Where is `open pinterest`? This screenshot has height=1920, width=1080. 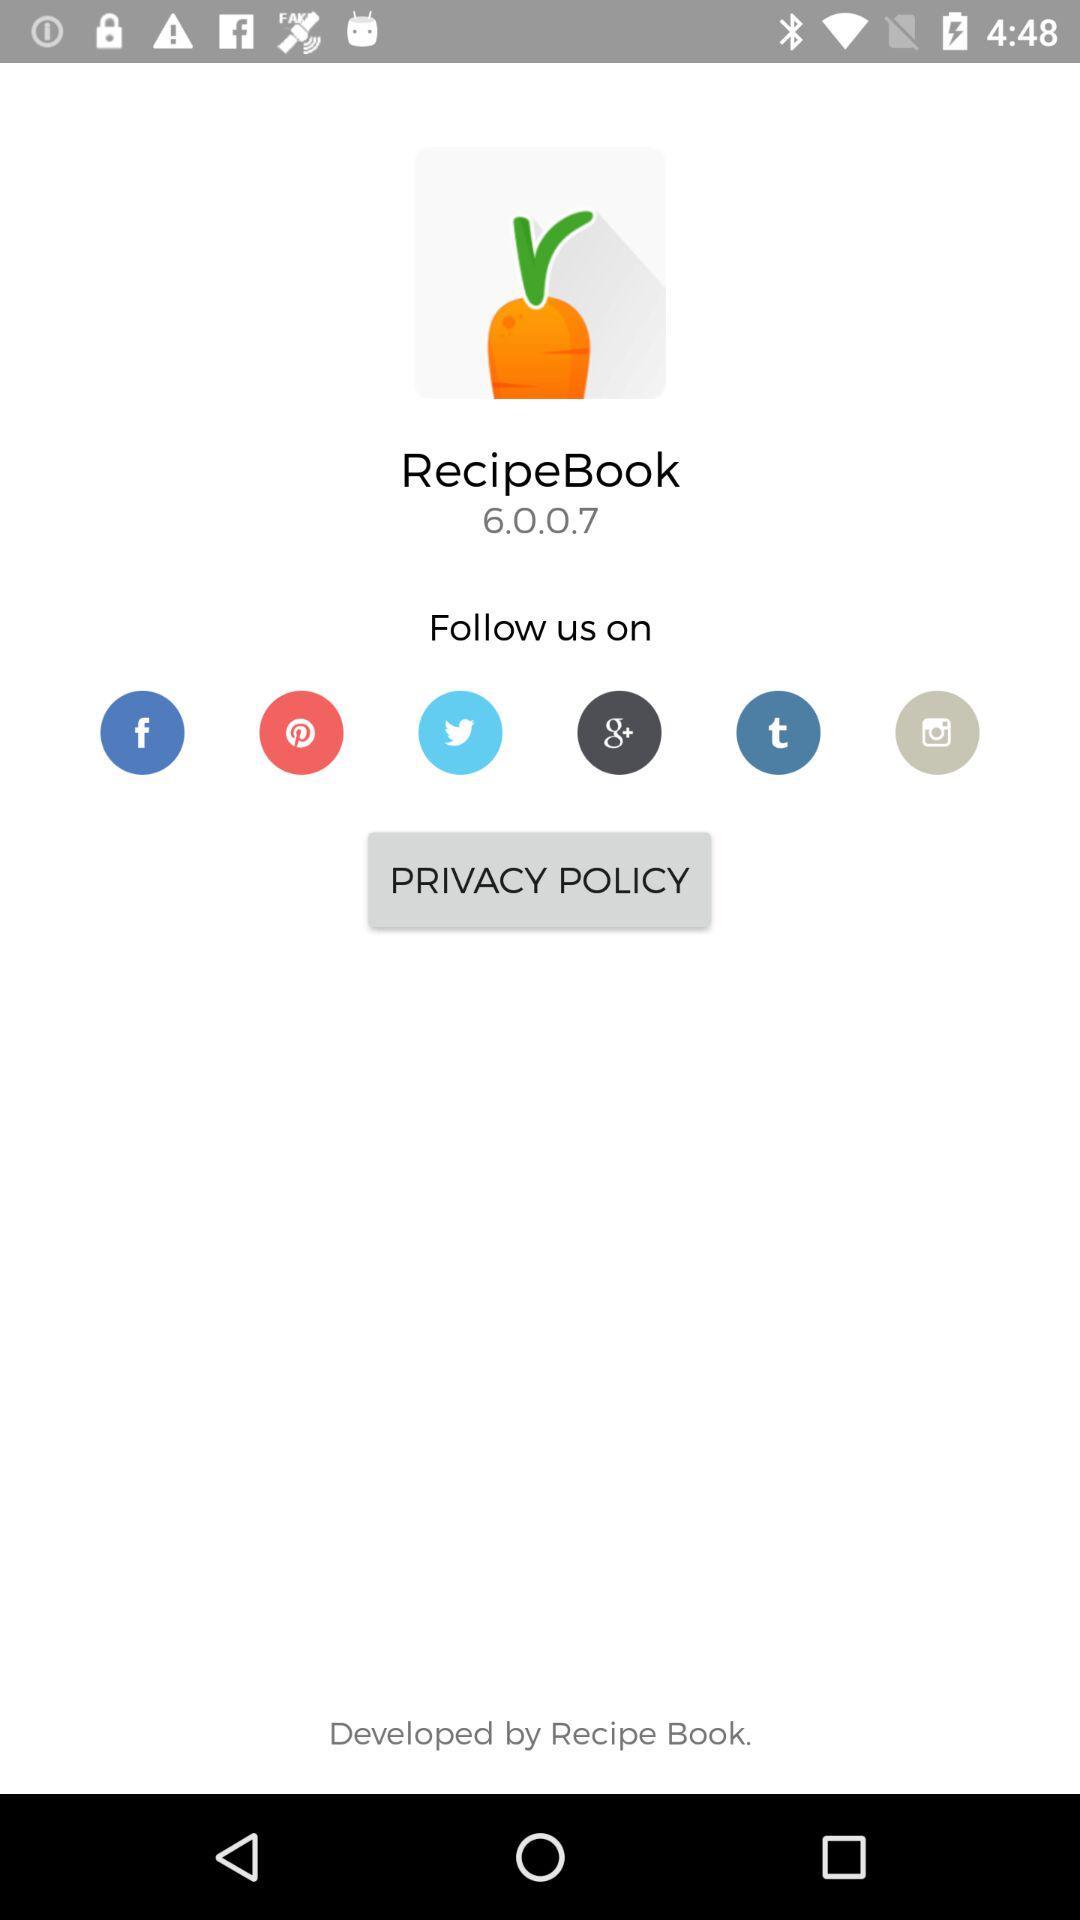 open pinterest is located at coordinates (301, 731).